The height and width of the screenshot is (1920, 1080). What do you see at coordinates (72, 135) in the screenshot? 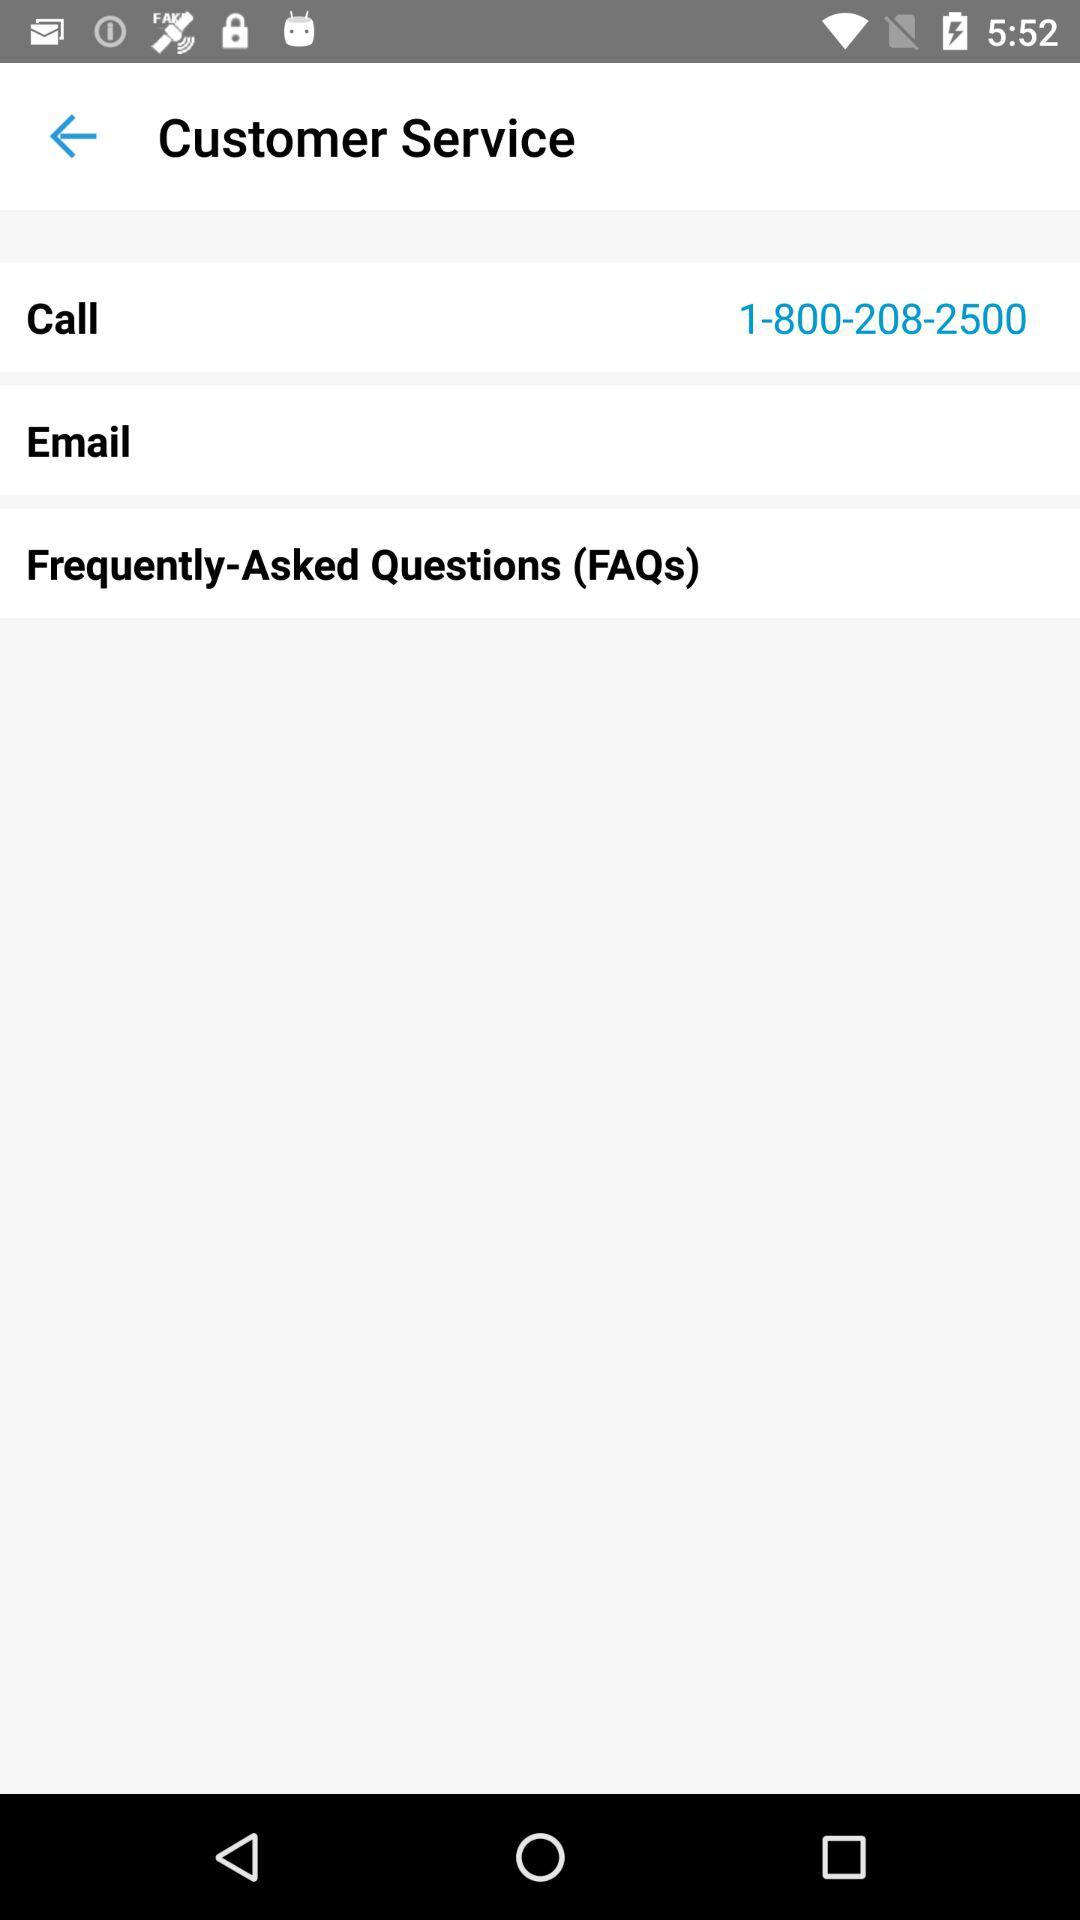
I see `the icon above call item` at bounding box center [72, 135].